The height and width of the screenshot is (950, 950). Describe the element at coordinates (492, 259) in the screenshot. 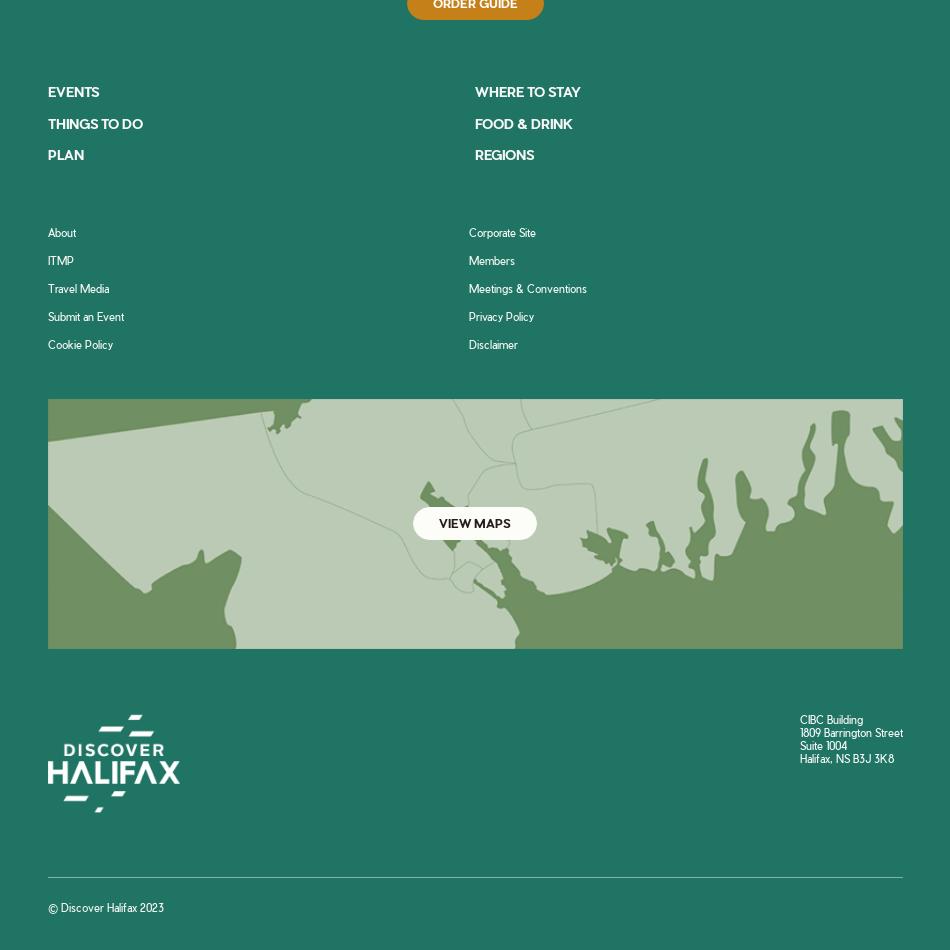

I see `'Members'` at that location.